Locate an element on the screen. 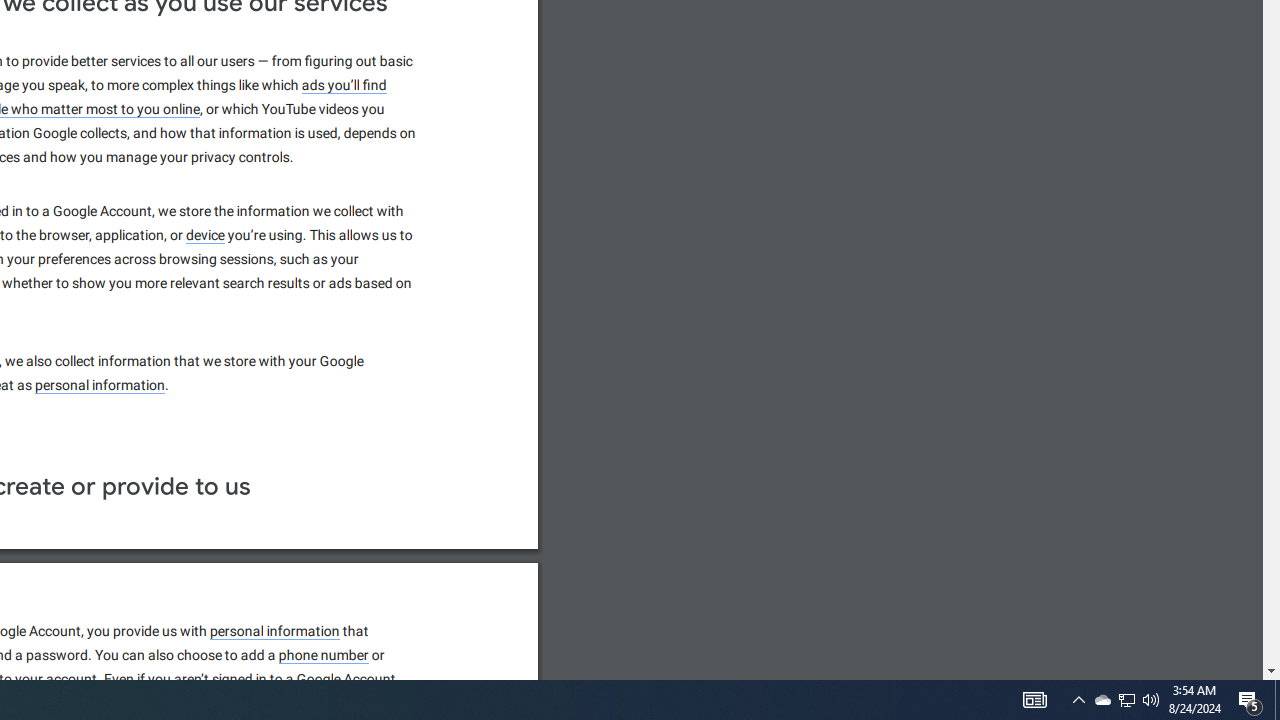 The image size is (1280, 720). 'device' is located at coordinates (206, 234).